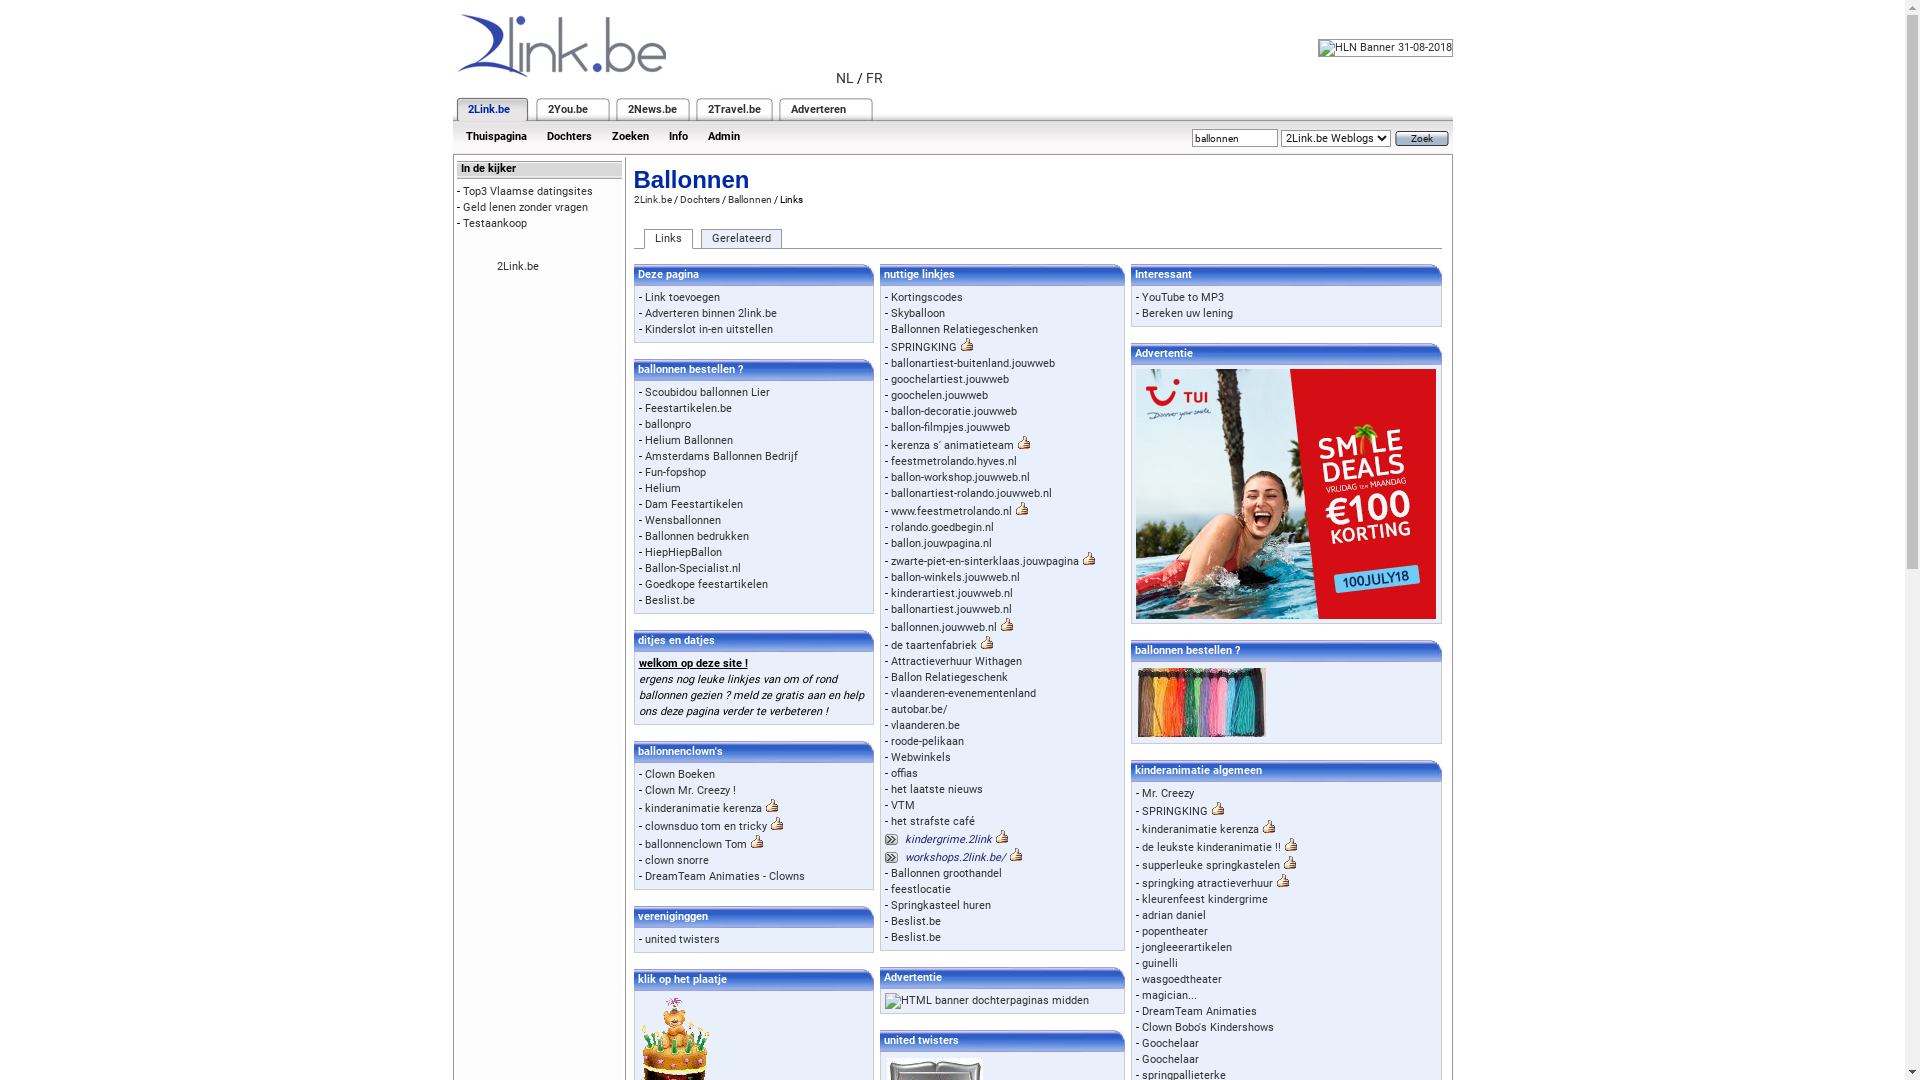 This screenshot has width=1920, height=1080. I want to click on 'Thuispagina', so click(455, 135).